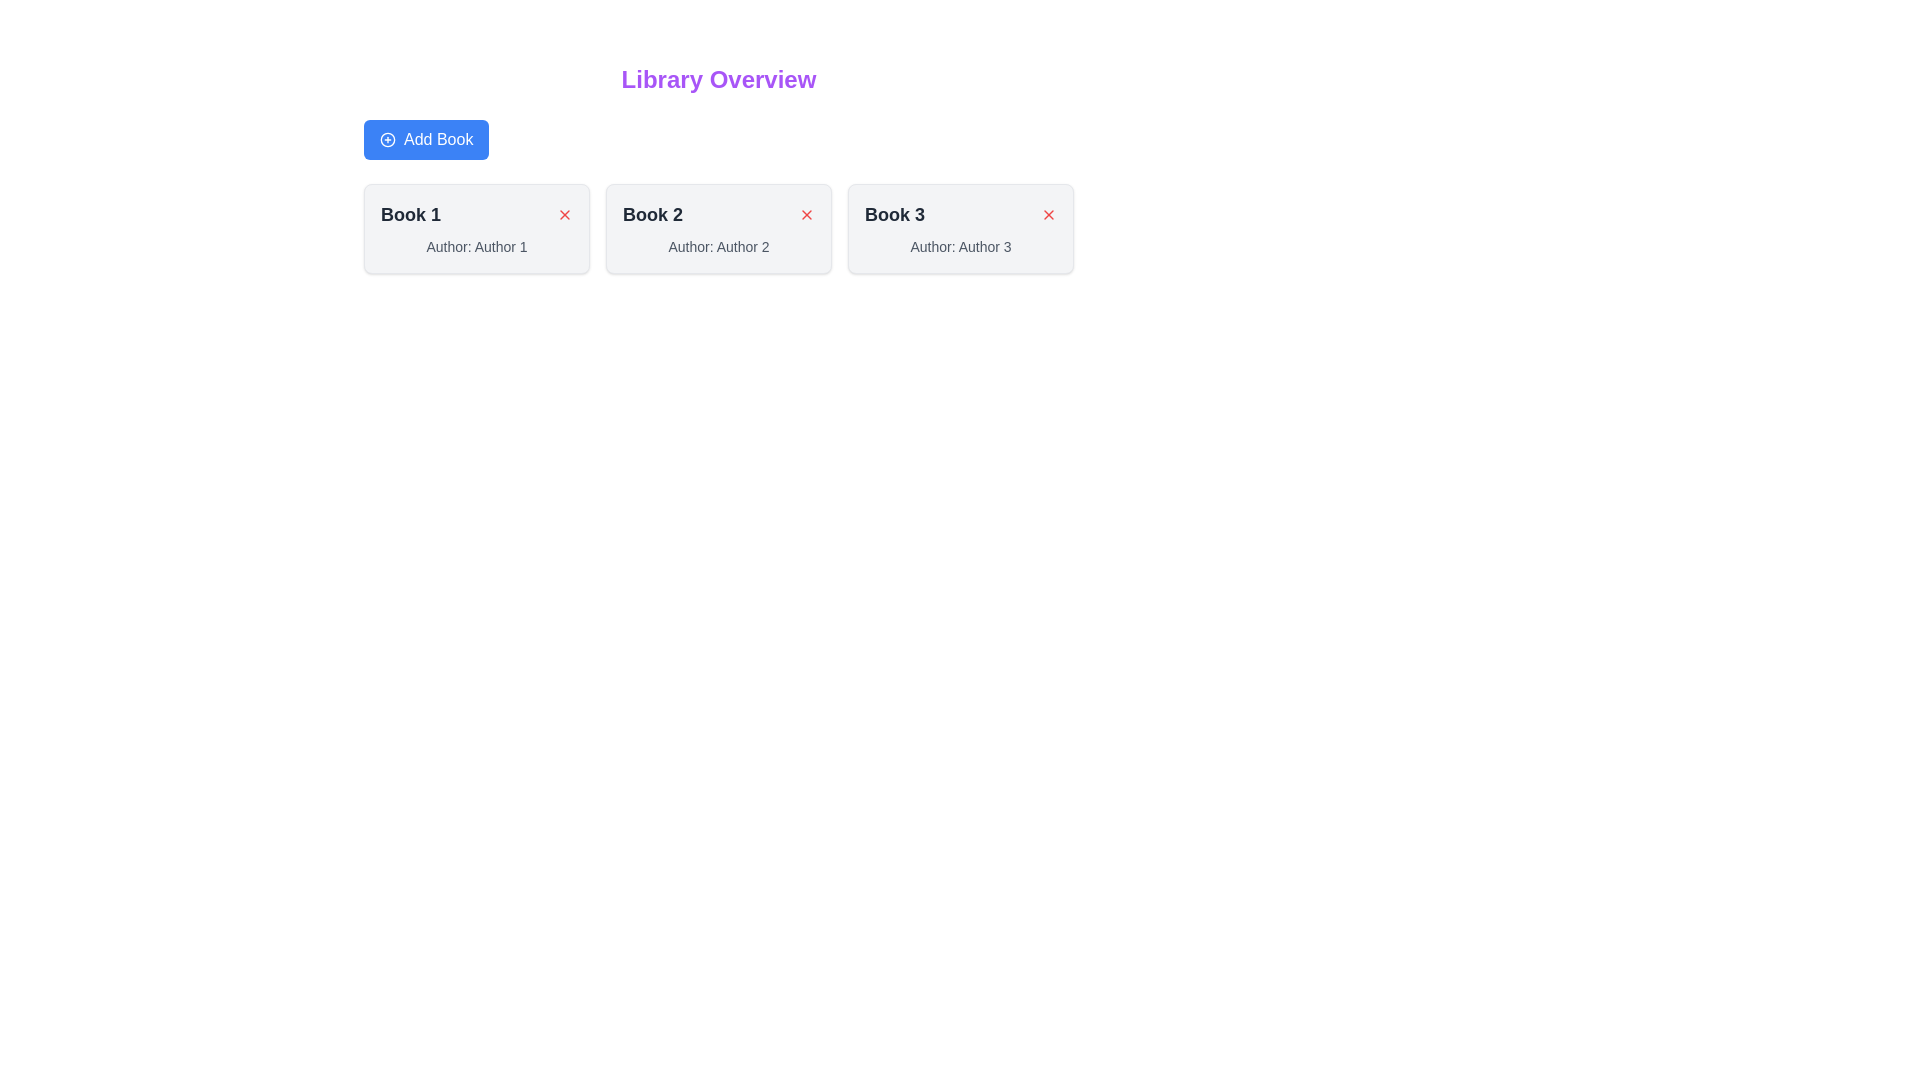  Describe the element at coordinates (475, 245) in the screenshot. I see `text displayed in the author's name label located at the bottom of the 'Book 1' card in the top-left corner of the grid` at that location.